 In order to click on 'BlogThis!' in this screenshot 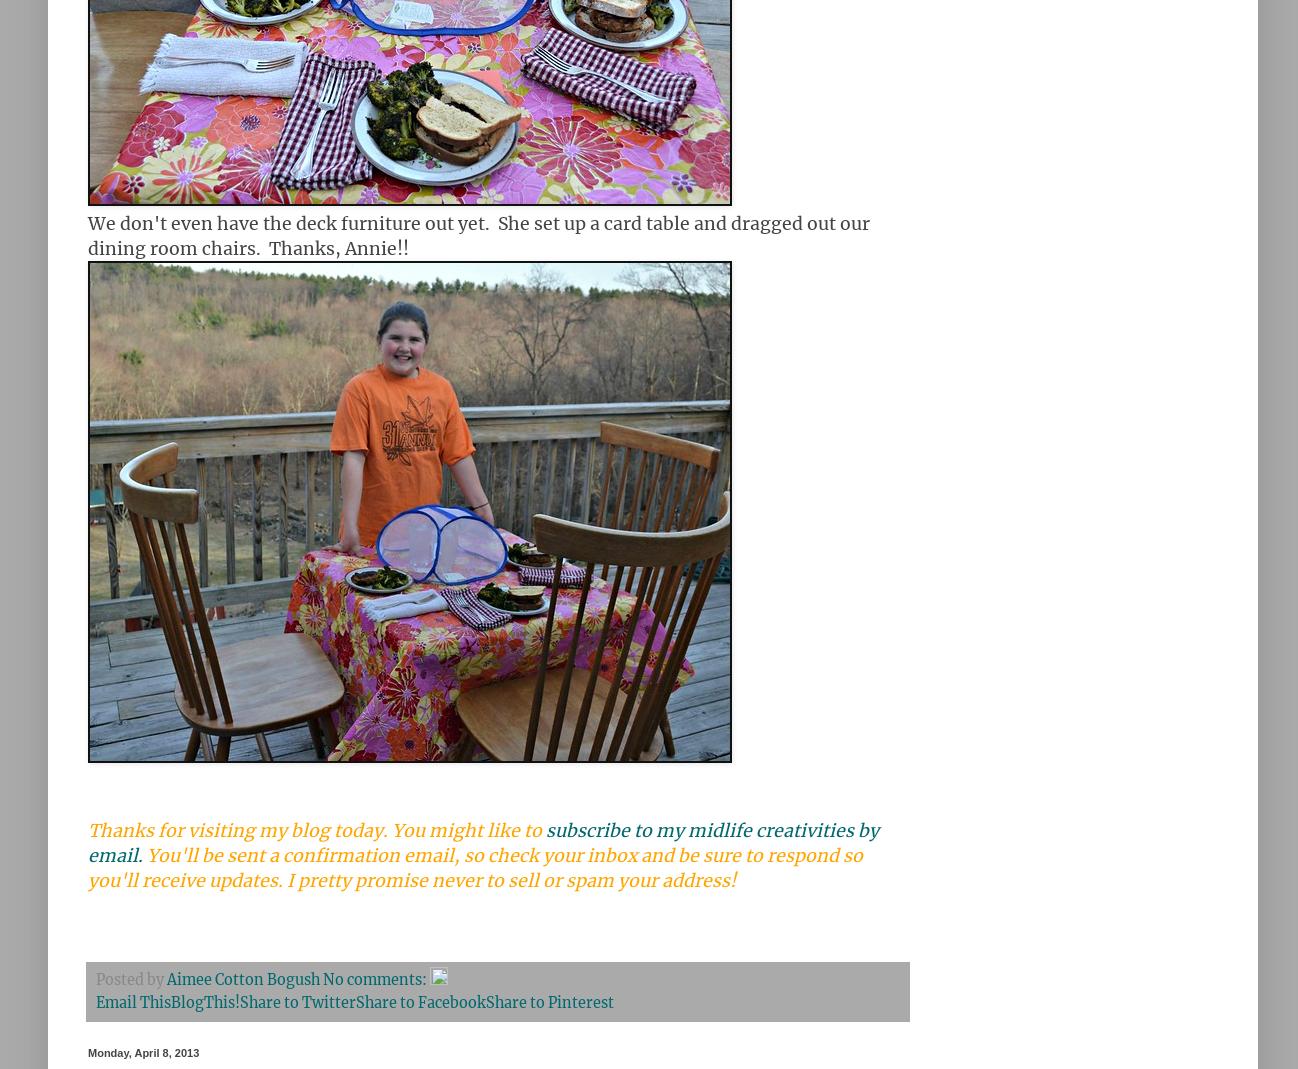, I will do `click(205, 1003)`.